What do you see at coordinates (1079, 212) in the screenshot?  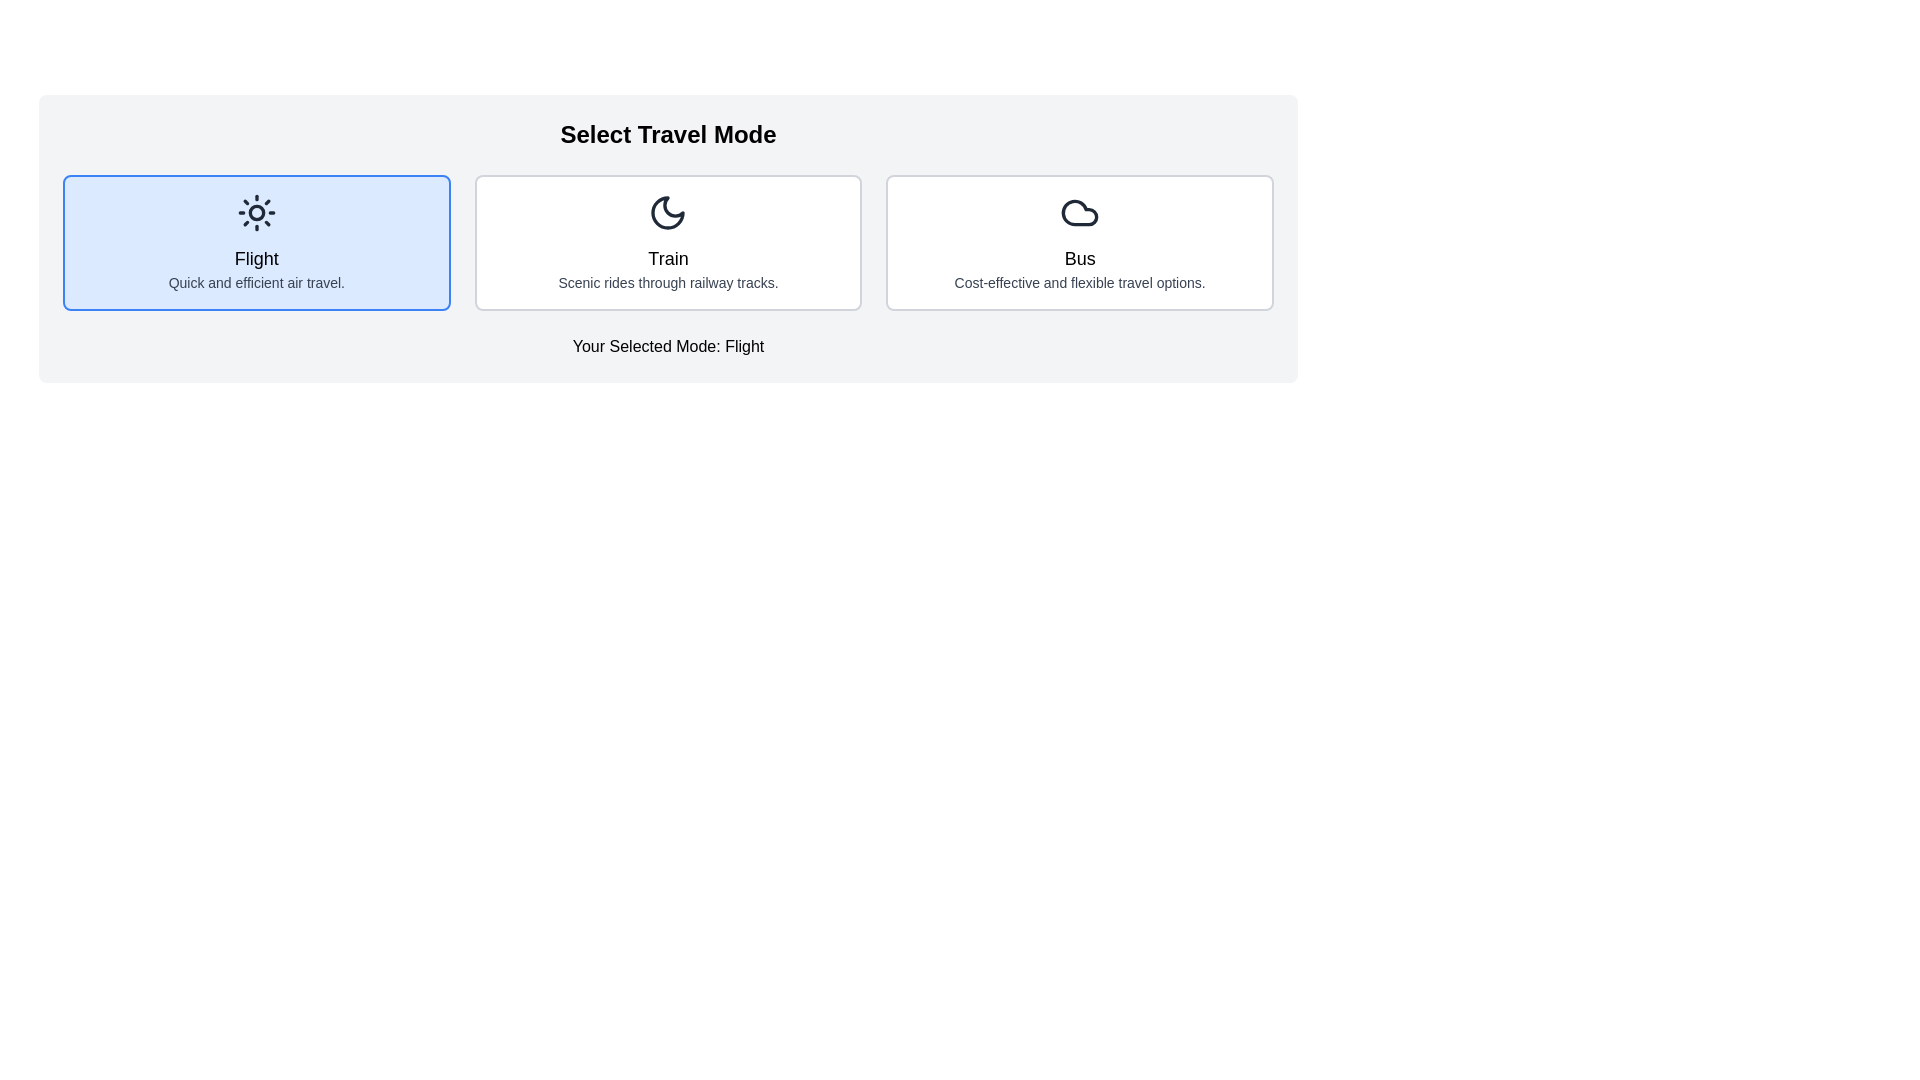 I see `the cloud-shaped icon located in the 'Bus' selection box of the travel mode interface` at bounding box center [1079, 212].